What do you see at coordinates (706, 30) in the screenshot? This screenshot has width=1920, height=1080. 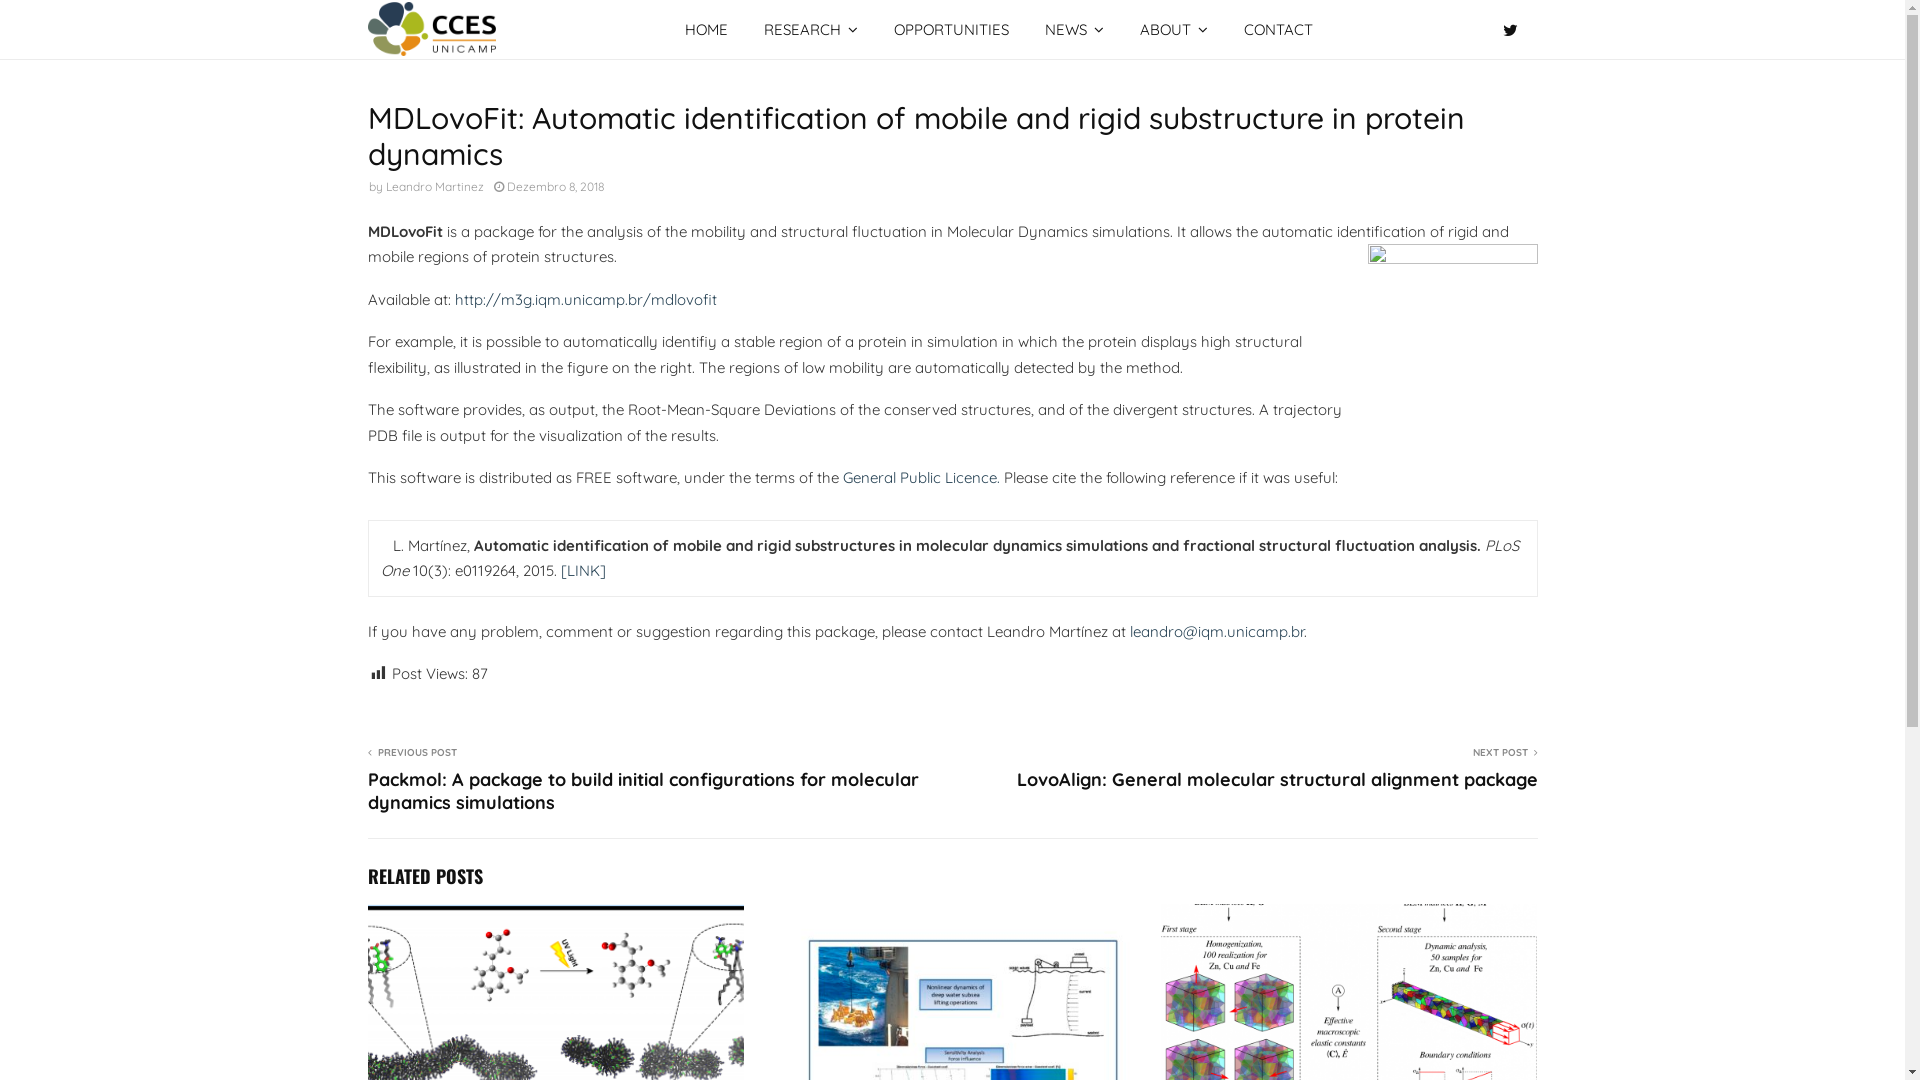 I see `'HOME'` at bounding box center [706, 30].